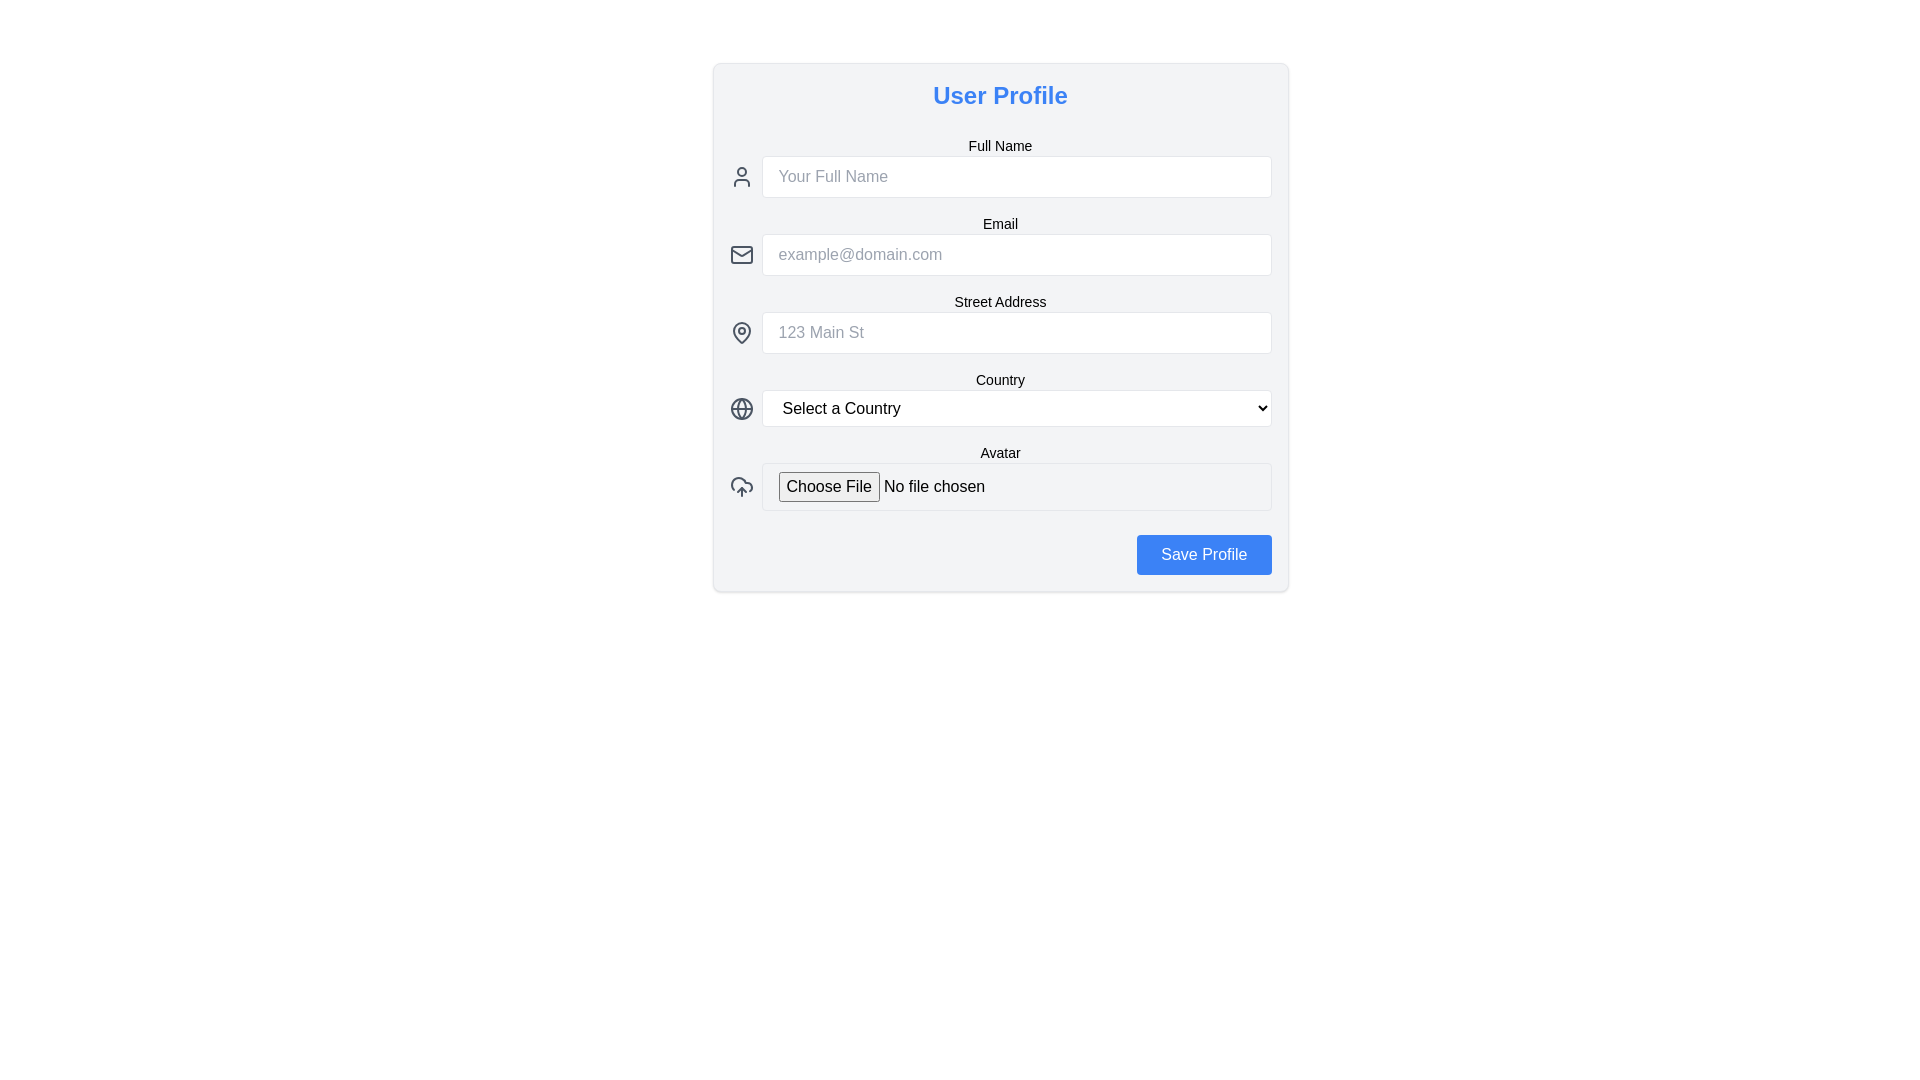 The width and height of the screenshot is (1920, 1080). I want to click on the label text that provides context for the email input field, positioned centrally above the email input and alongside the email icon, so click(1000, 223).